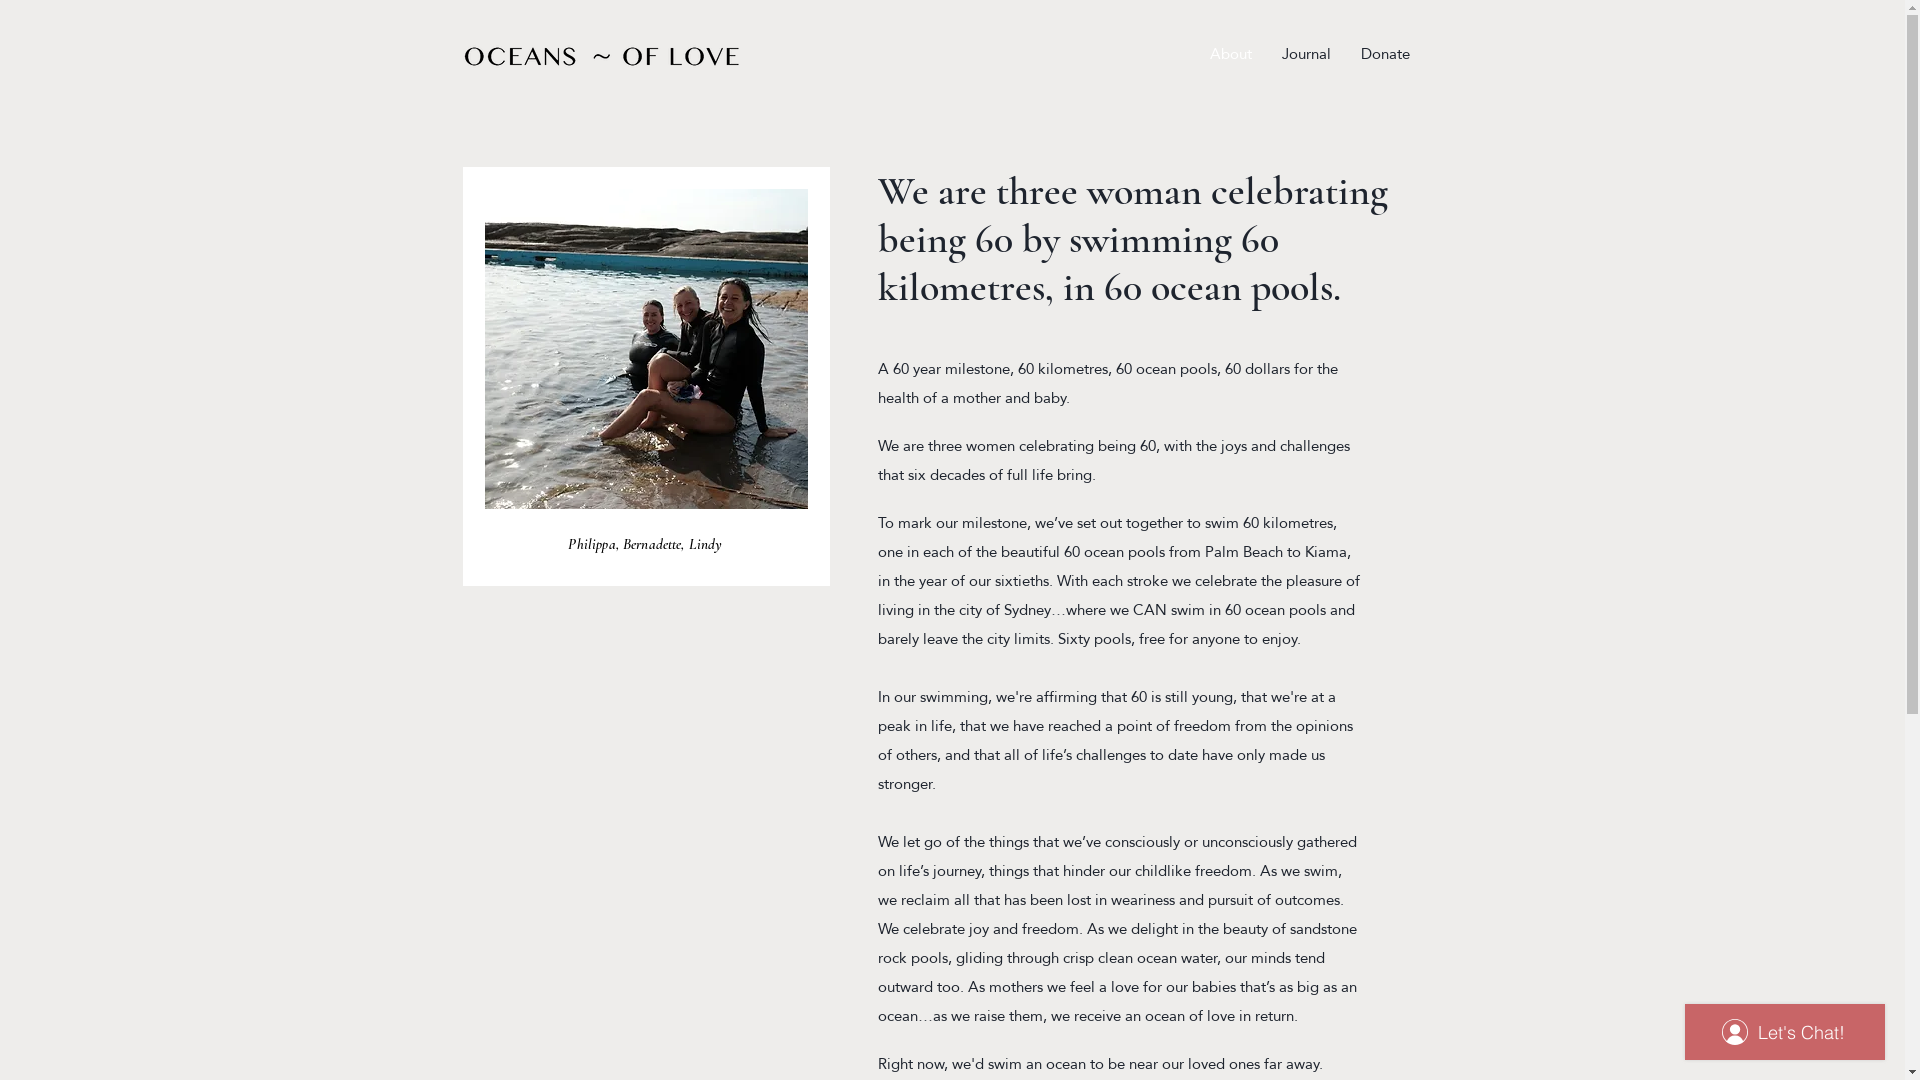 This screenshot has height=1080, width=1920. Describe the element at coordinates (1384, 53) in the screenshot. I see `'Donate'` at that location.